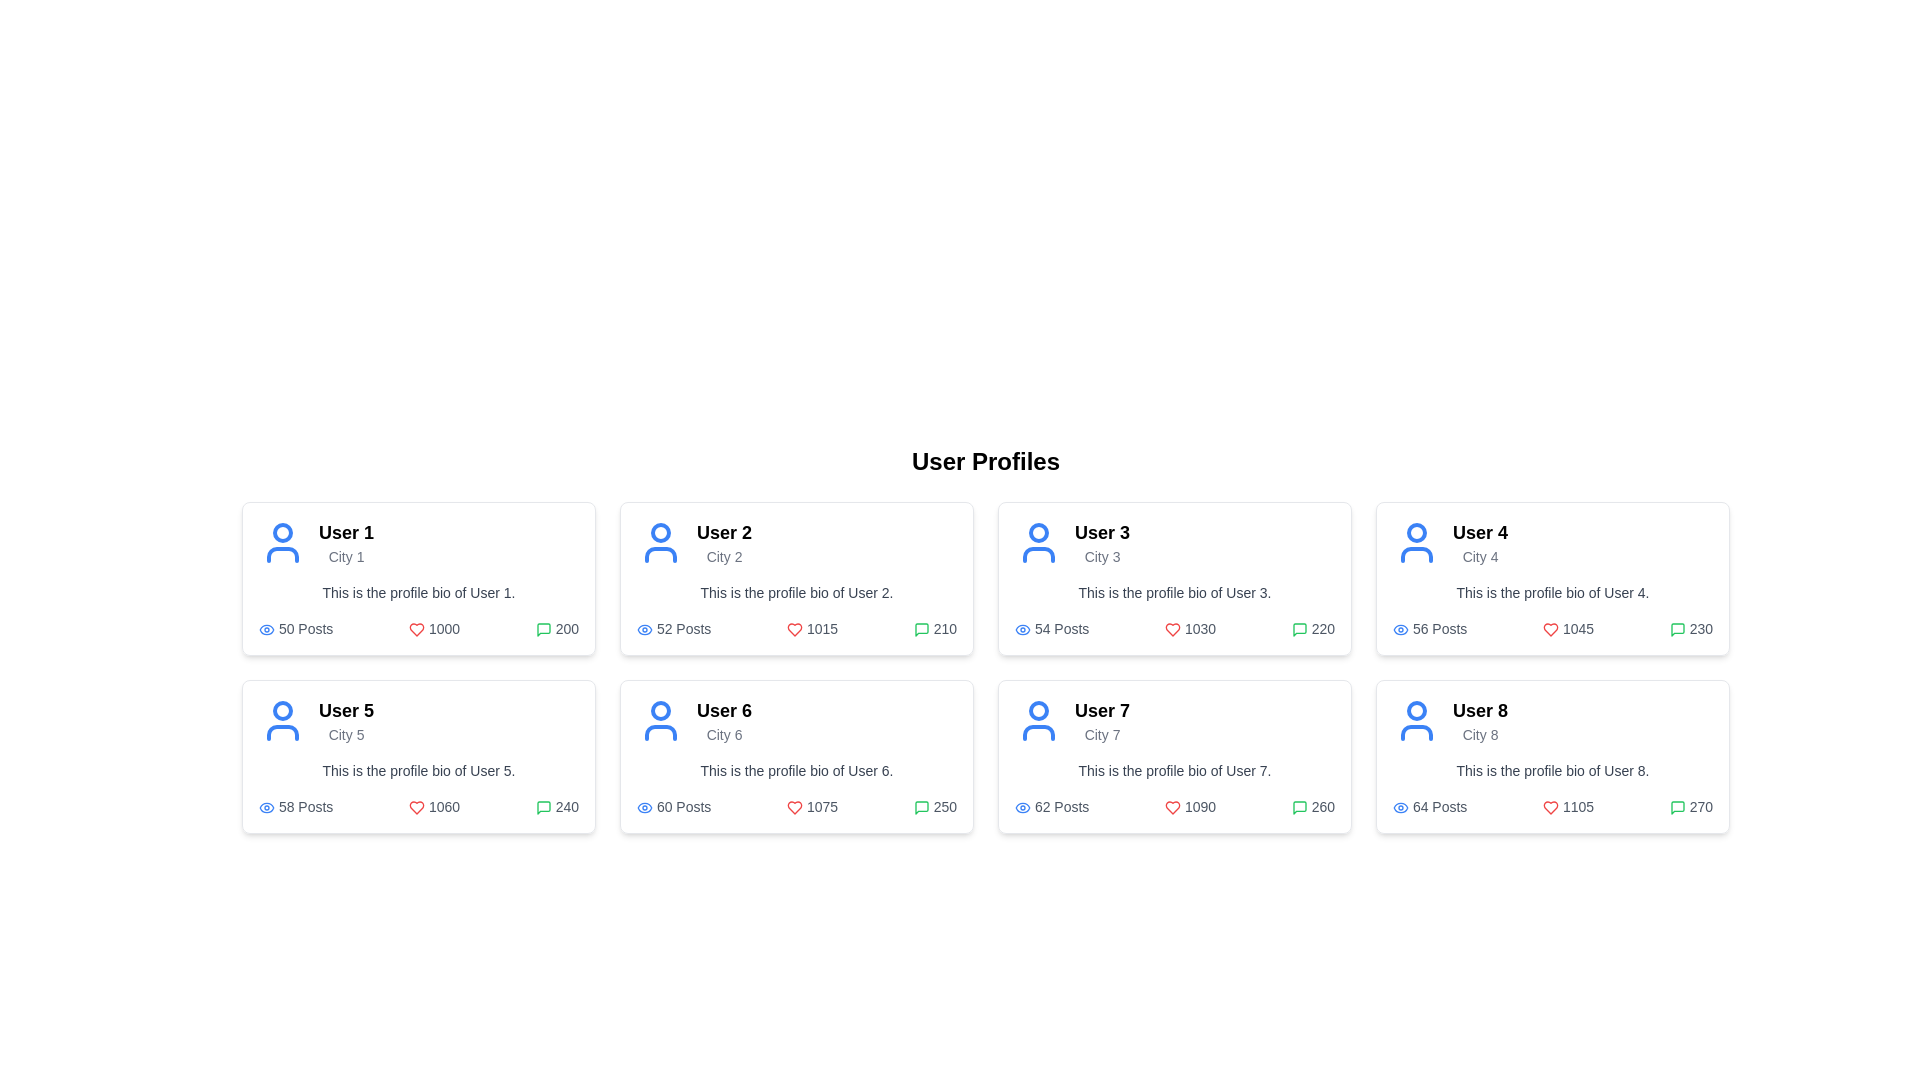 Image resolution: width=1920 pixels, height=1080 pixels. Describe the element at coordinates (295, 627) in the screenshot. I see `the informational label with an icon and text indicating the number of posts associated with 'User 1', located in the bottom-left section of the first user profile card` at that location.